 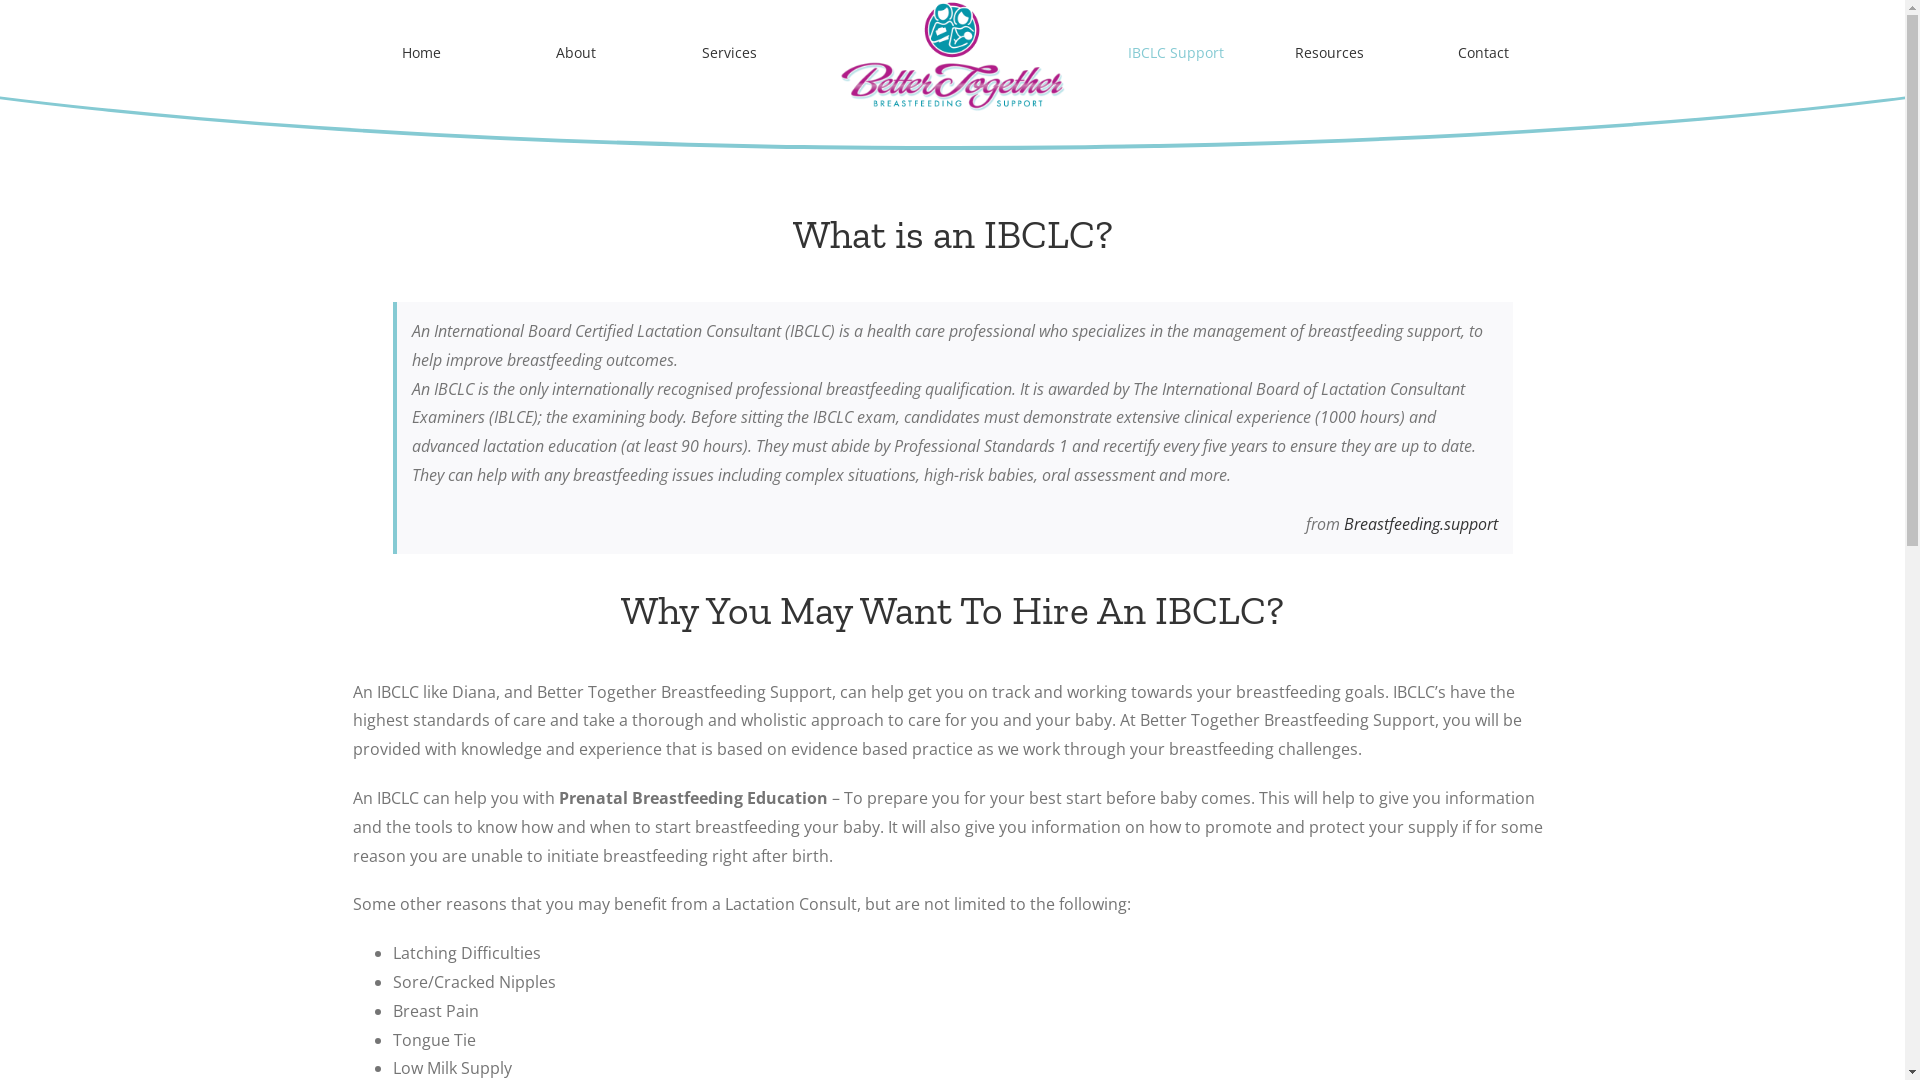 What do you see at coordinates (1483, 52) in the screenshot?
I see `'Contact'` at bounding box center [1483, 52].